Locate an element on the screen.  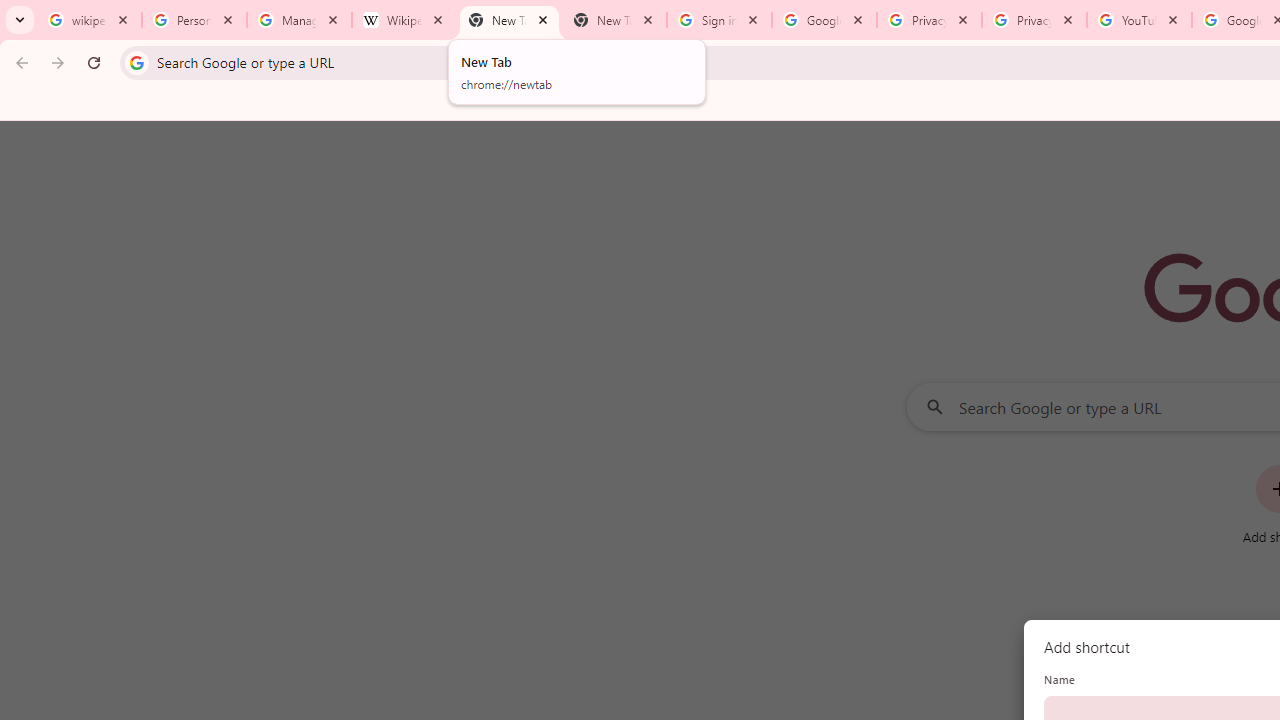
'YouTube' is located at coordinates (1139, 20).